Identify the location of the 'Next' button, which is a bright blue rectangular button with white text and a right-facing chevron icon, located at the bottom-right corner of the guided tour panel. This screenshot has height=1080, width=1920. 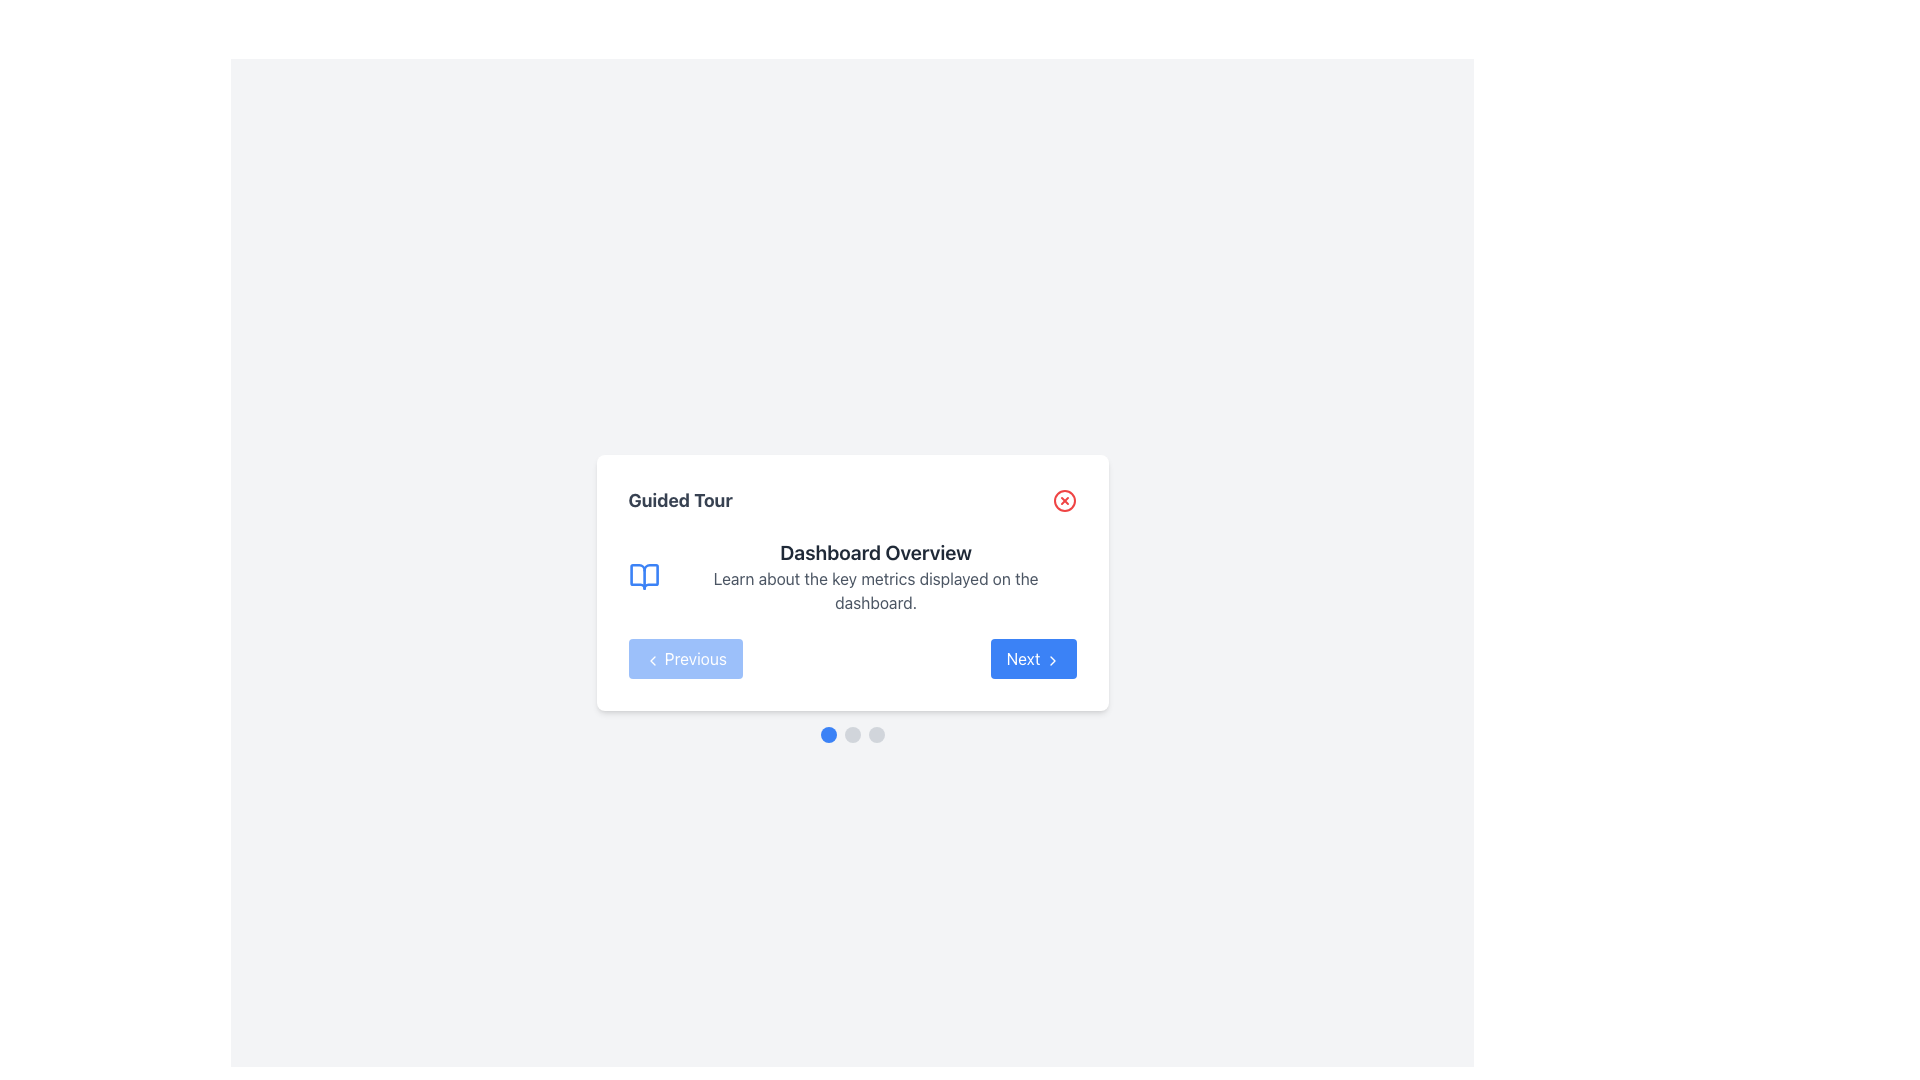
(1033, 659).